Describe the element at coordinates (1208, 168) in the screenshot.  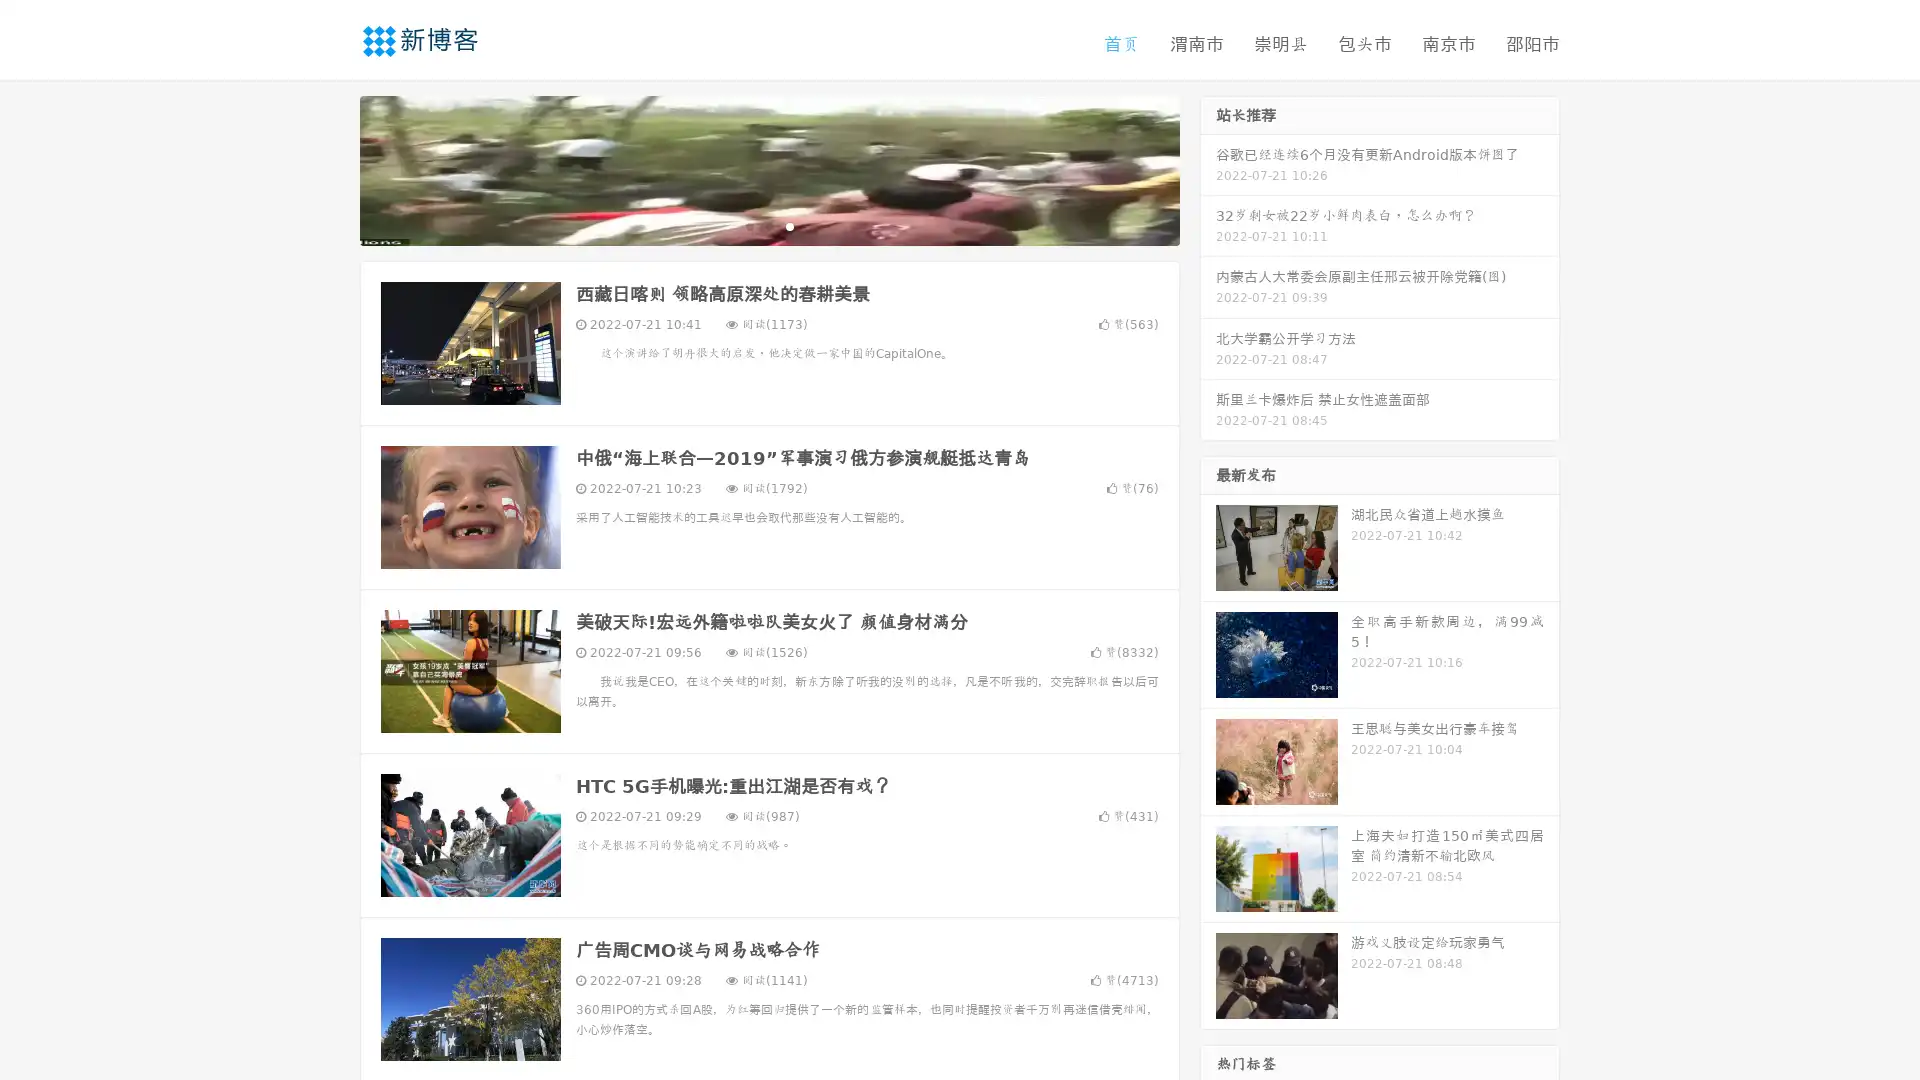
I see `Next slide` at that location.